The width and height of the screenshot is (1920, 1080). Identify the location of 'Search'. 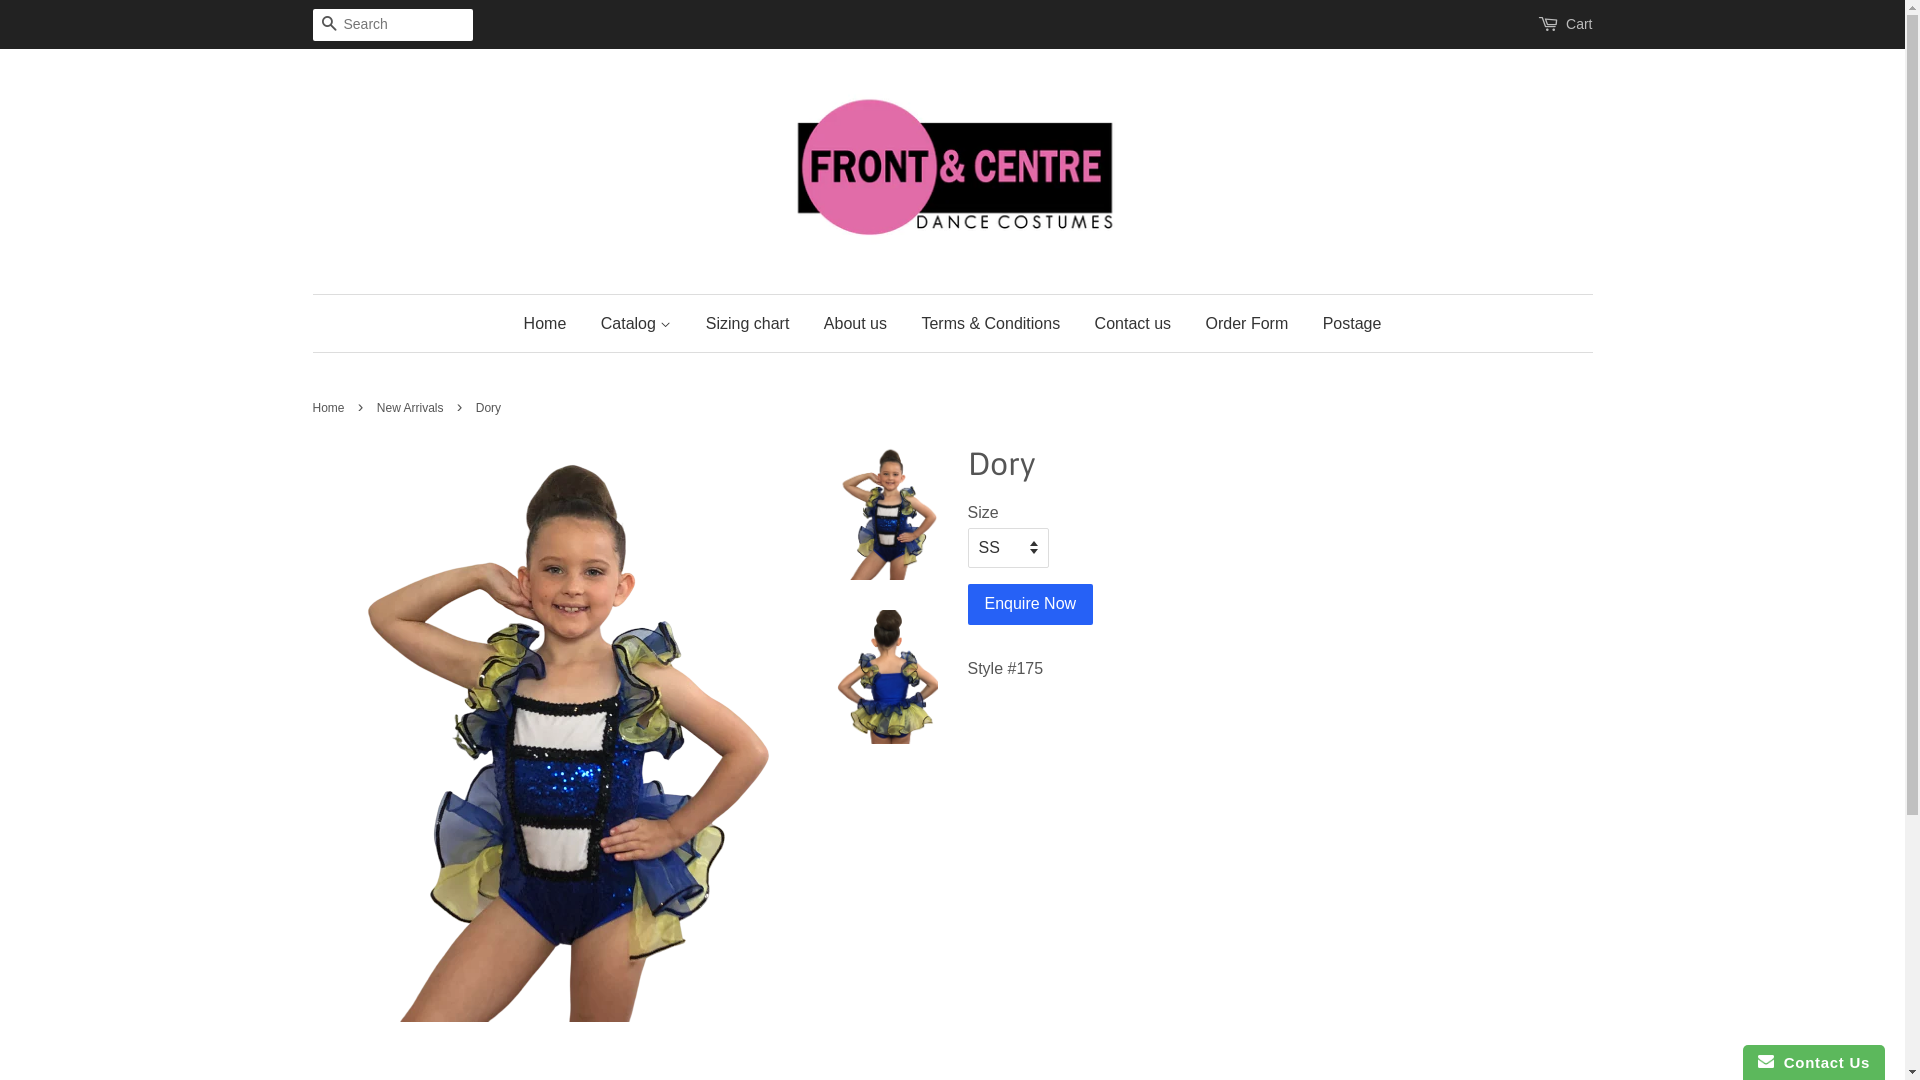
(311, 25).